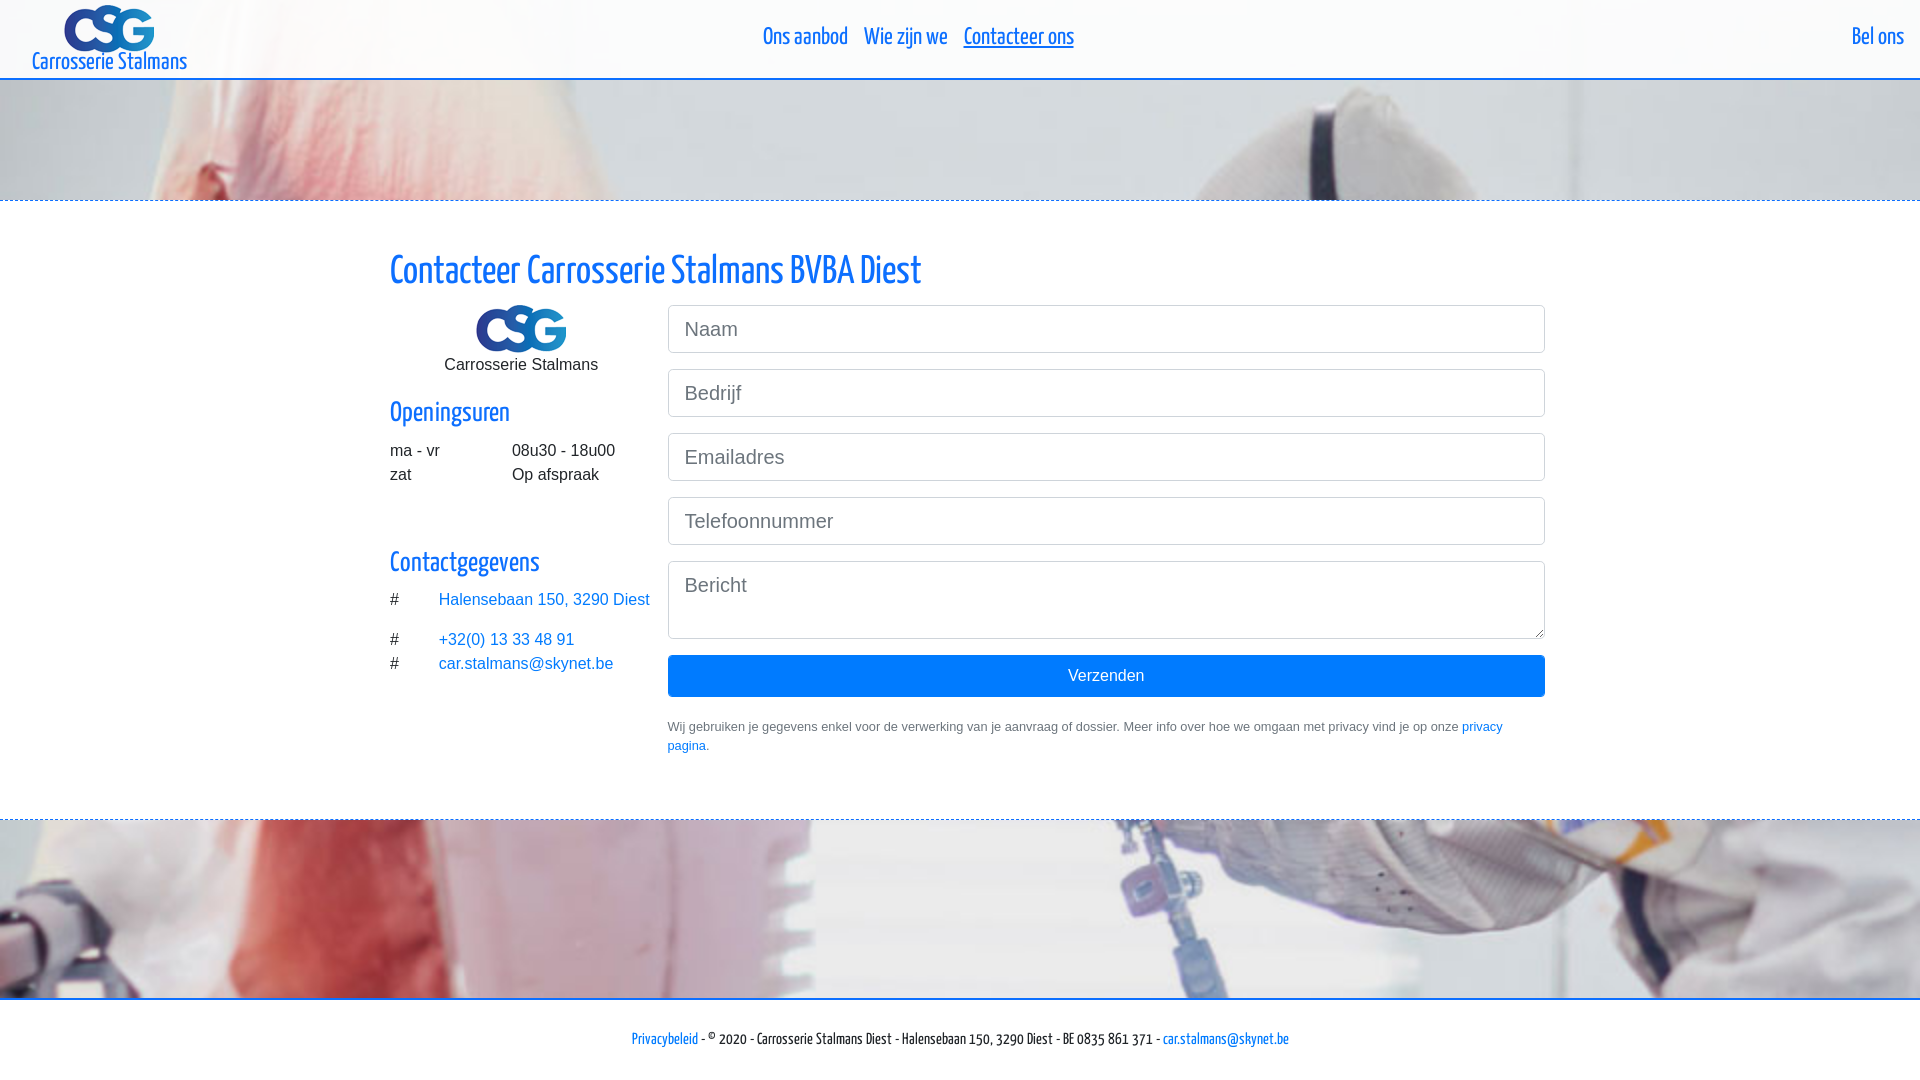 This screenshot has height=1080, width=1920. Describe the element at coordinates (1018, 38) in the screenshot. I see `'Contacteer ons'` at that location.